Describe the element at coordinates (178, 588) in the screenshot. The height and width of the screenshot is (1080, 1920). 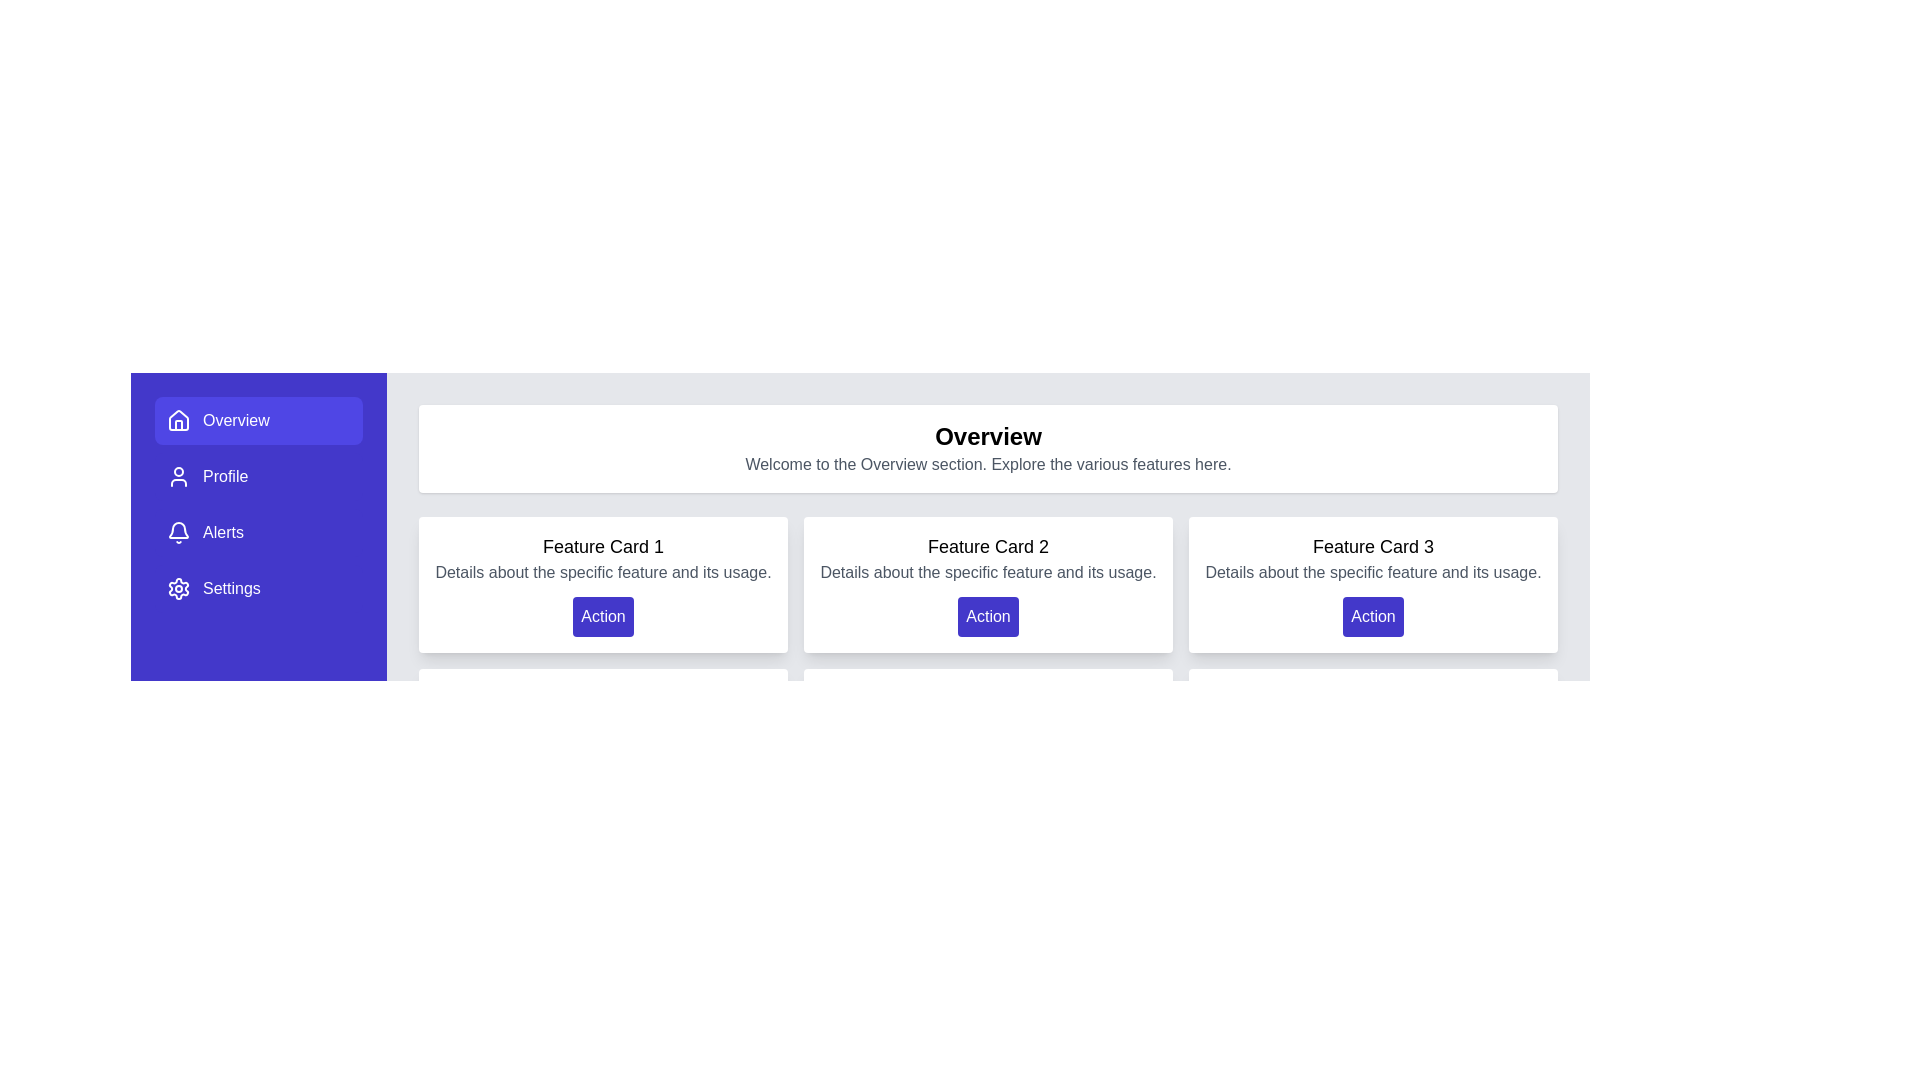
I see `the cogwheel icon located in the left sidebar navigation, which is the fourth element in the list` at that location.